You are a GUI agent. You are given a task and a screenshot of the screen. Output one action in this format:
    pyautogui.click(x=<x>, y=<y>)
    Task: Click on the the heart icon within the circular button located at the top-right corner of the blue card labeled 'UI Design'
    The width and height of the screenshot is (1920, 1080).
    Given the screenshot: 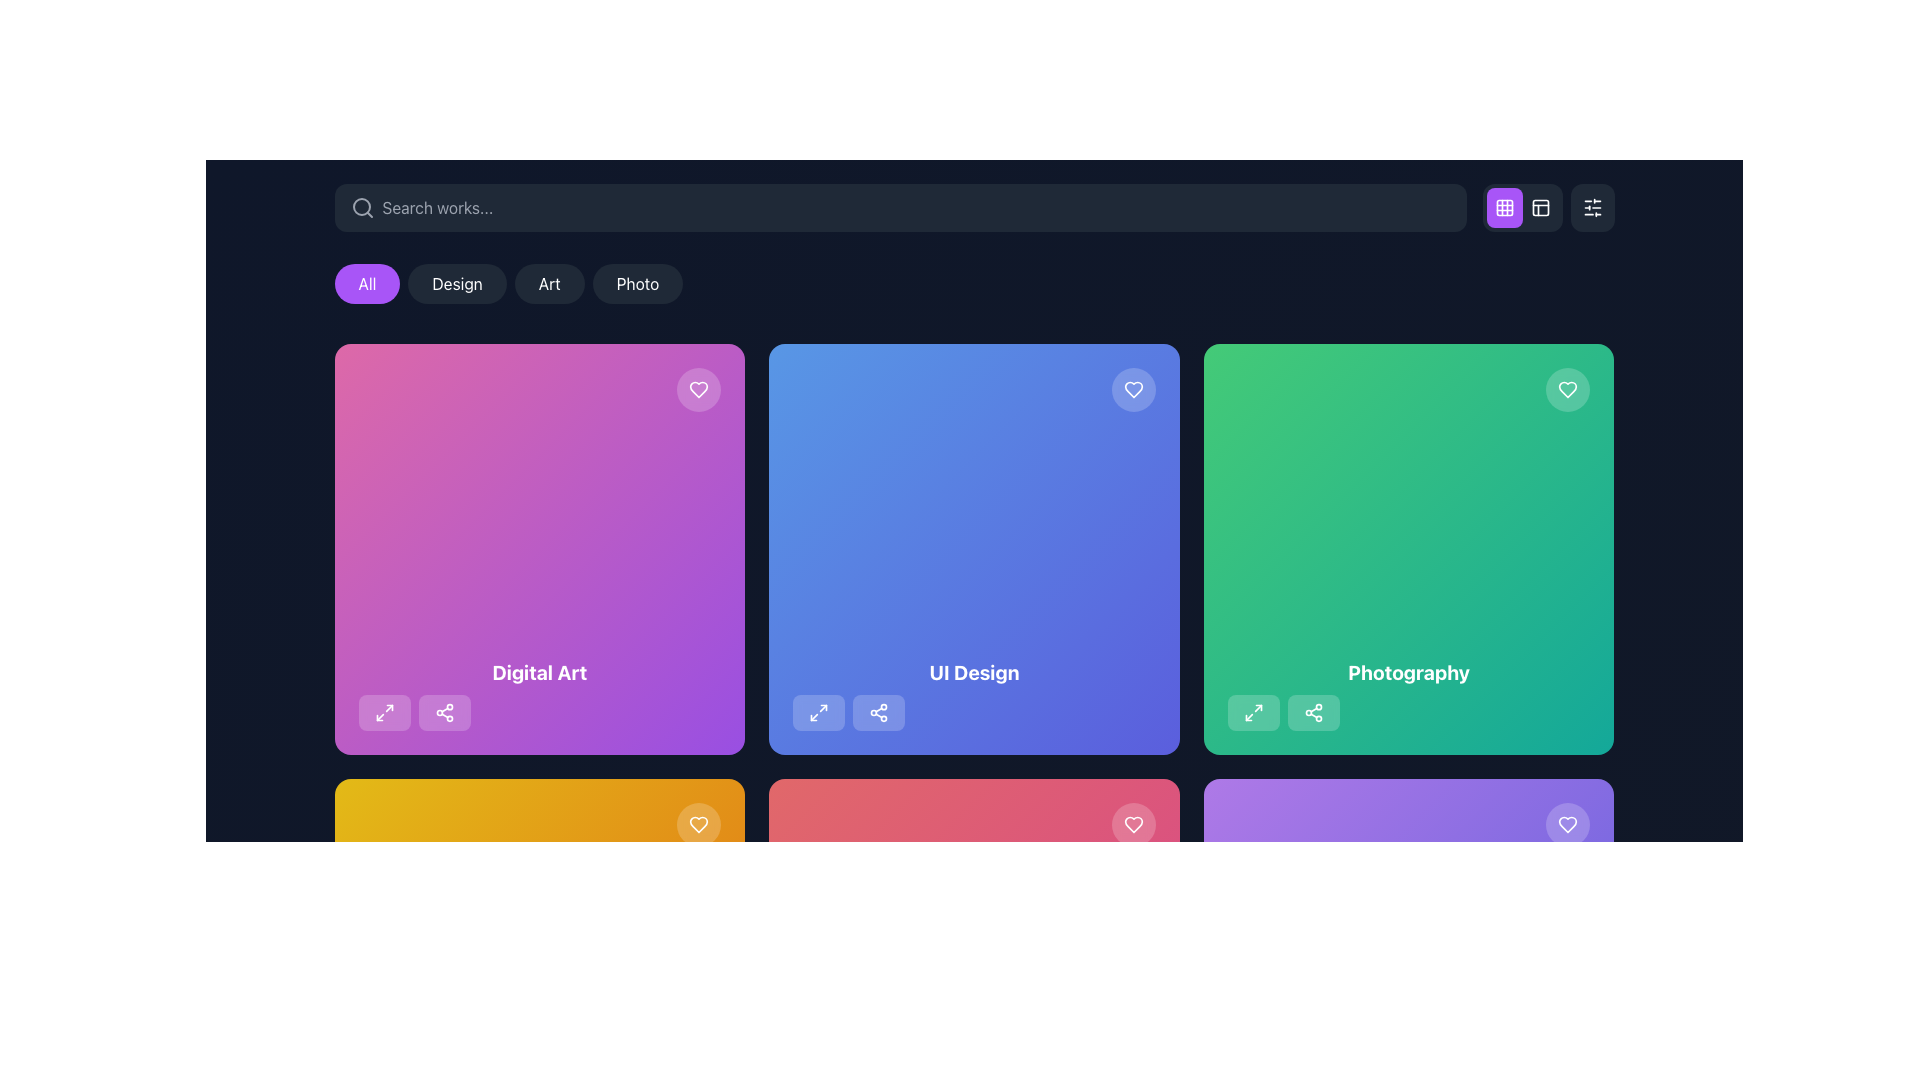 What is the action you would take?
    pyautogui.click(x=1133, y=389)
    